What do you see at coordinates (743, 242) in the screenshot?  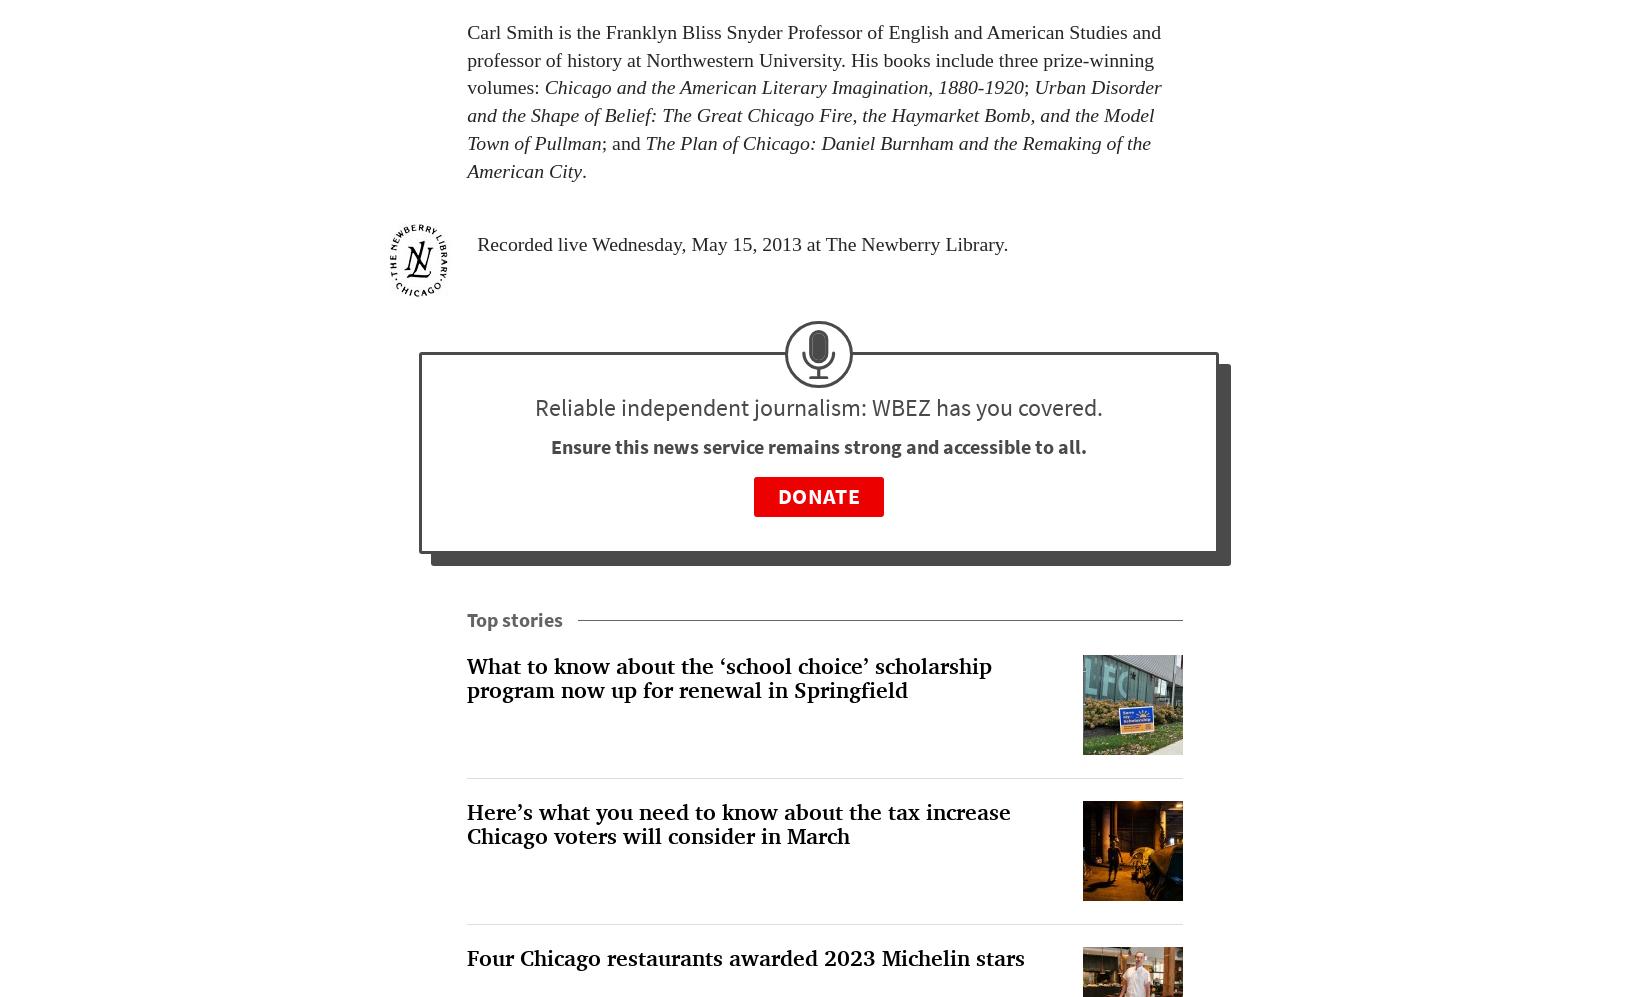 I see `'Recorded live Wednesday, May 15, 2013 at The Newberry Library.'` at bounding box center [743, 242].